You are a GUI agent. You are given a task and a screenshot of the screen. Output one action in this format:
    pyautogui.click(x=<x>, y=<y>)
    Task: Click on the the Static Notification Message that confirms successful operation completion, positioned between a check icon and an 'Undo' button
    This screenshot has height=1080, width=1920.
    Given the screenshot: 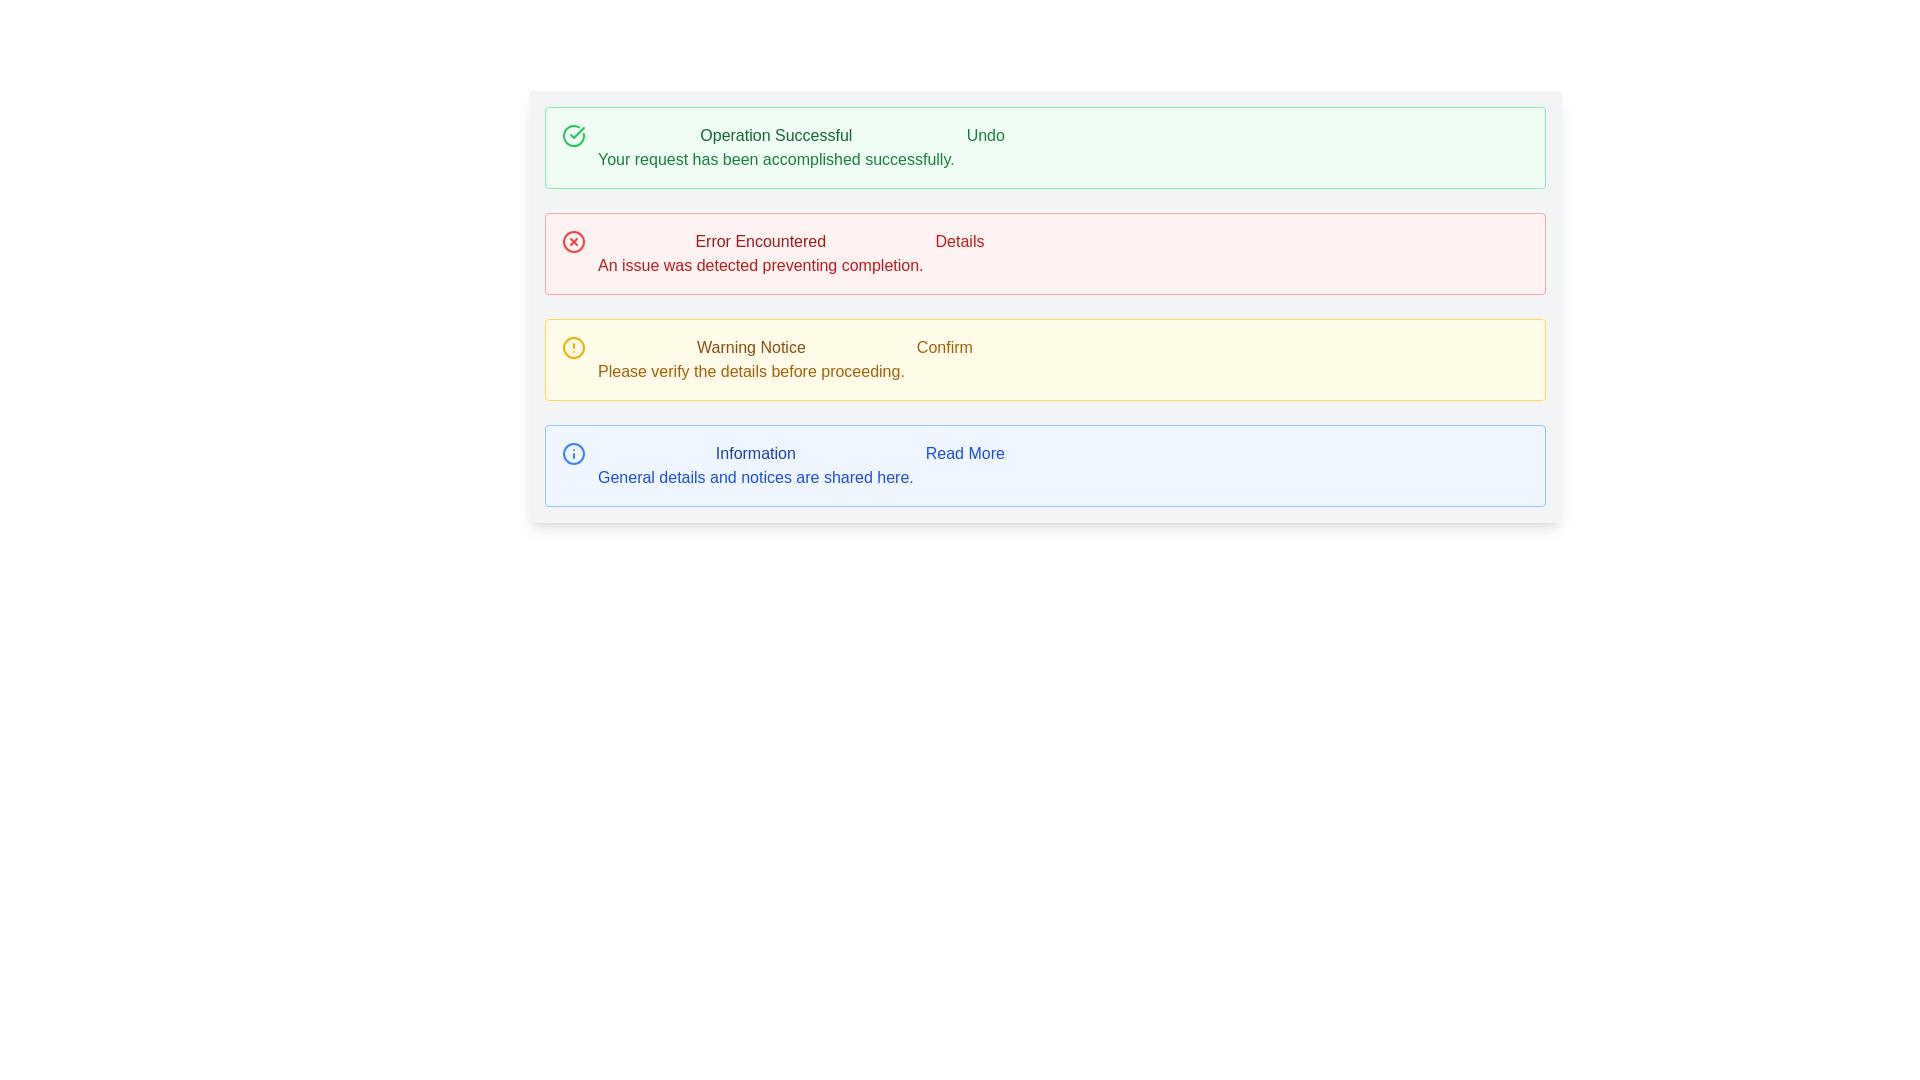 What is the action you would take?
    pyautogui.click(x=775, y=146)
    